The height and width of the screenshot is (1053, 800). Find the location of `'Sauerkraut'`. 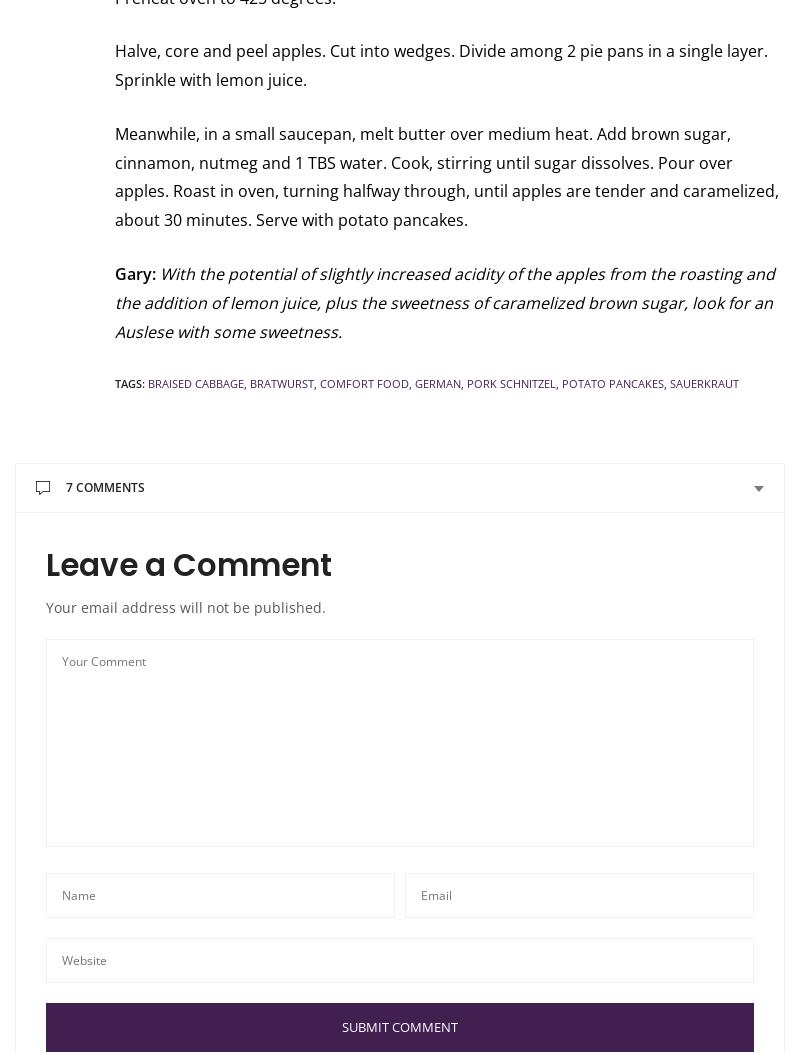

'Sauerkraut' is located at coordinates (670, 383).